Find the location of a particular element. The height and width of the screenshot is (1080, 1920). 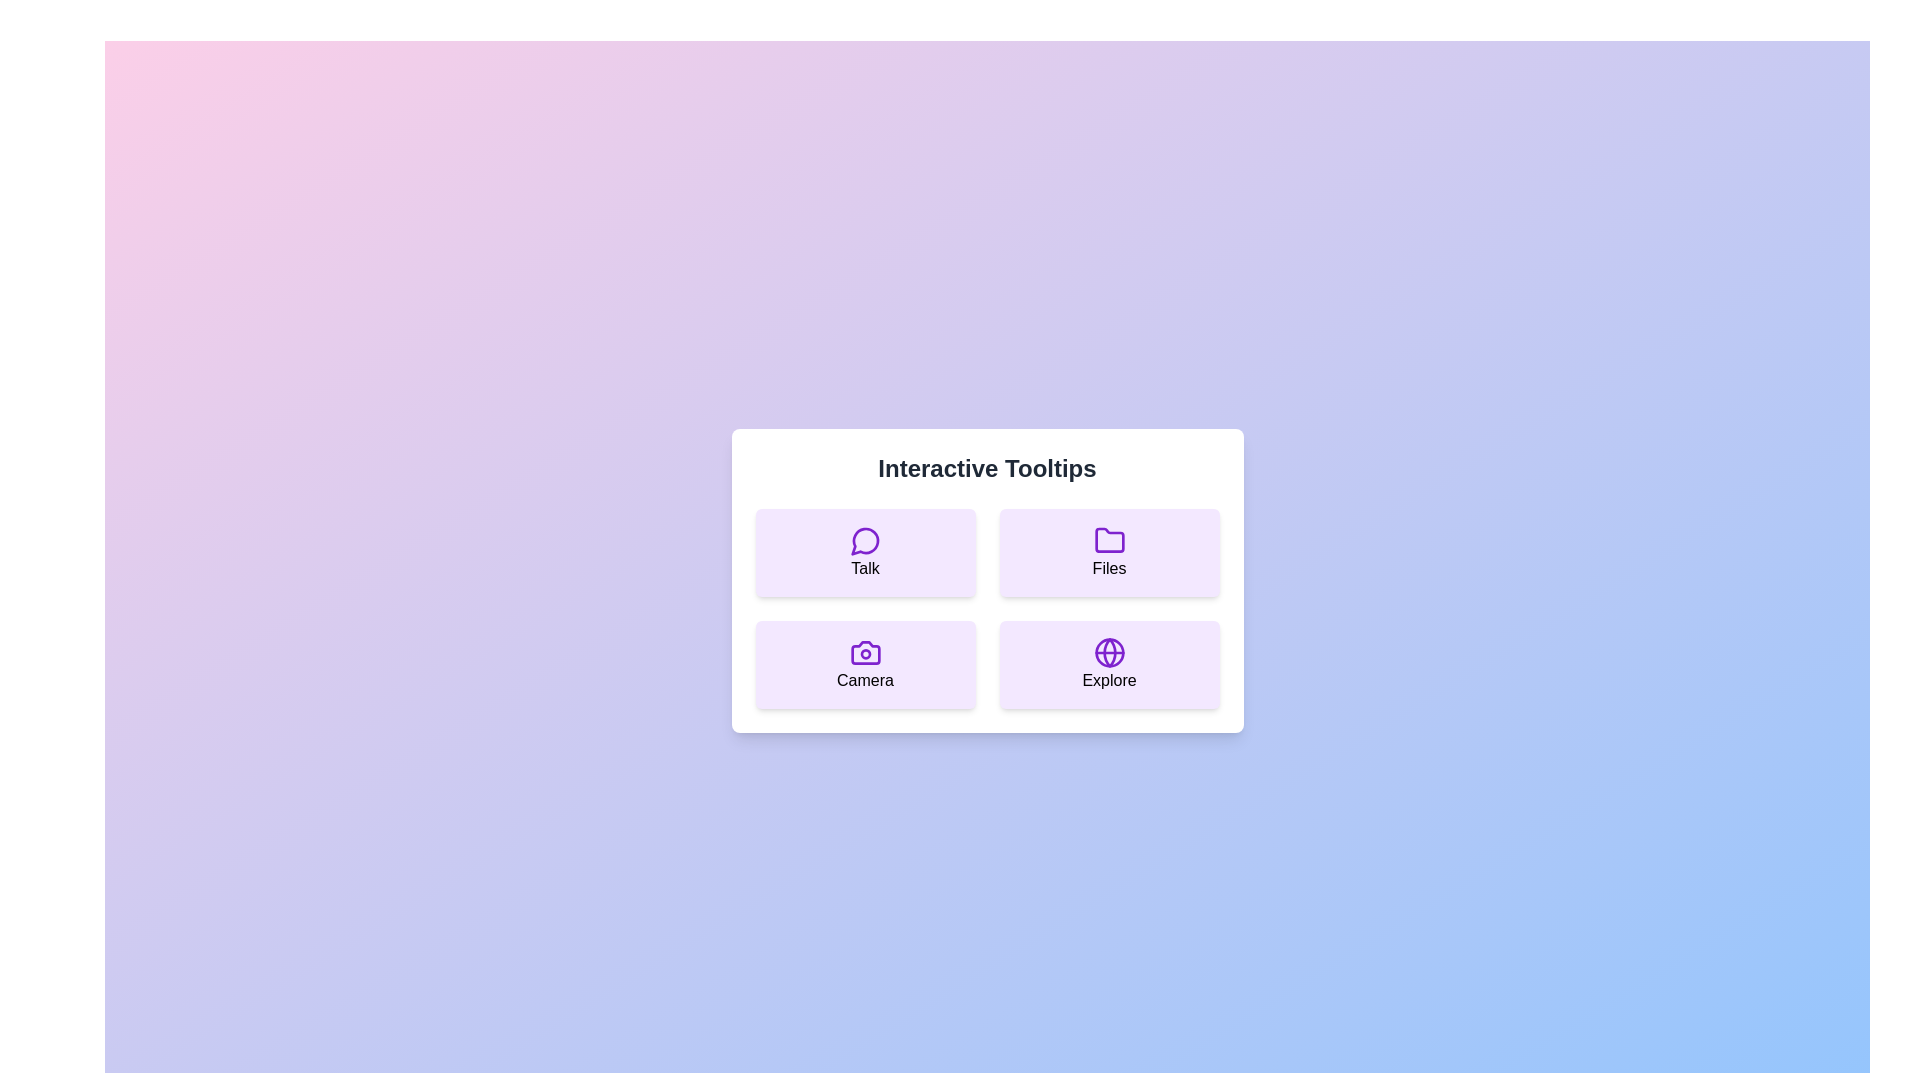

the 'Camera' card located in the bottom-left corner of the grid layout is located at coordinates (865, 664).